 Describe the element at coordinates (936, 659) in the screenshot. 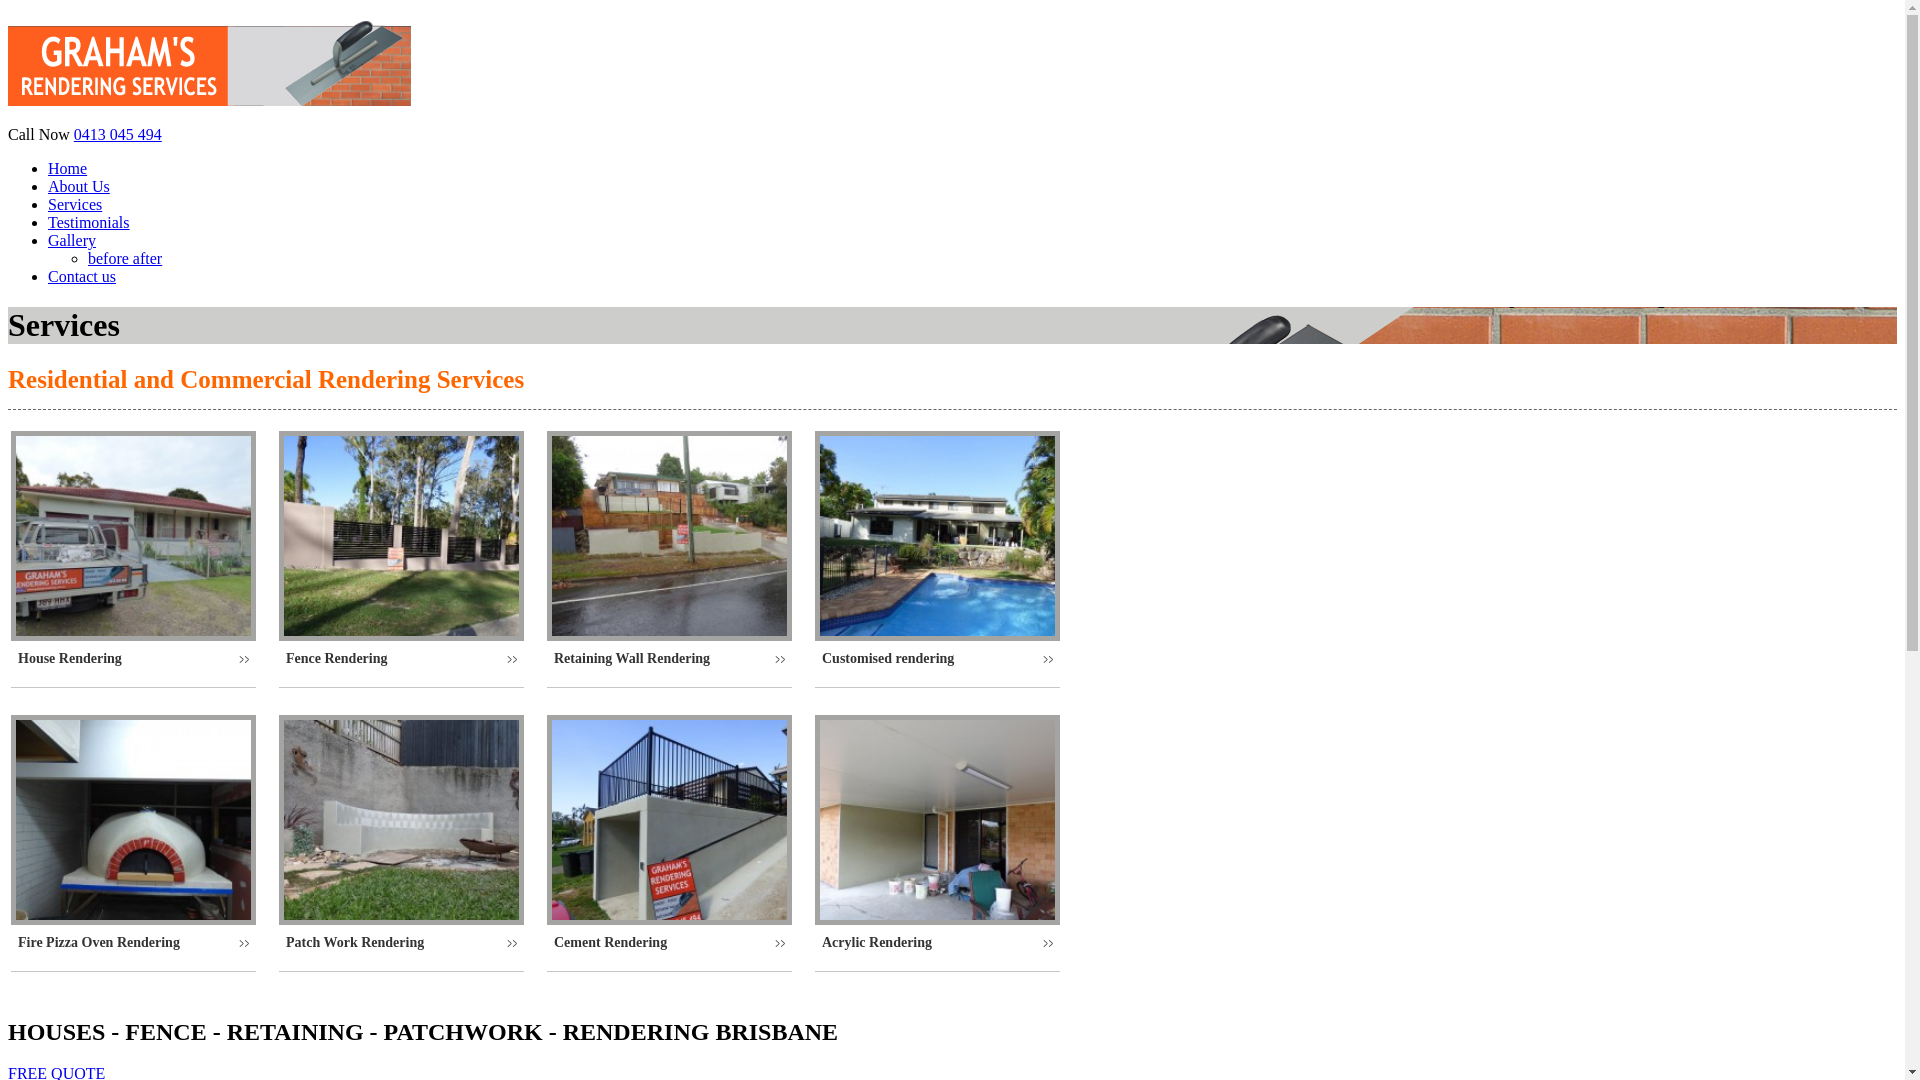

I see `'Customised rendering'` at that location.